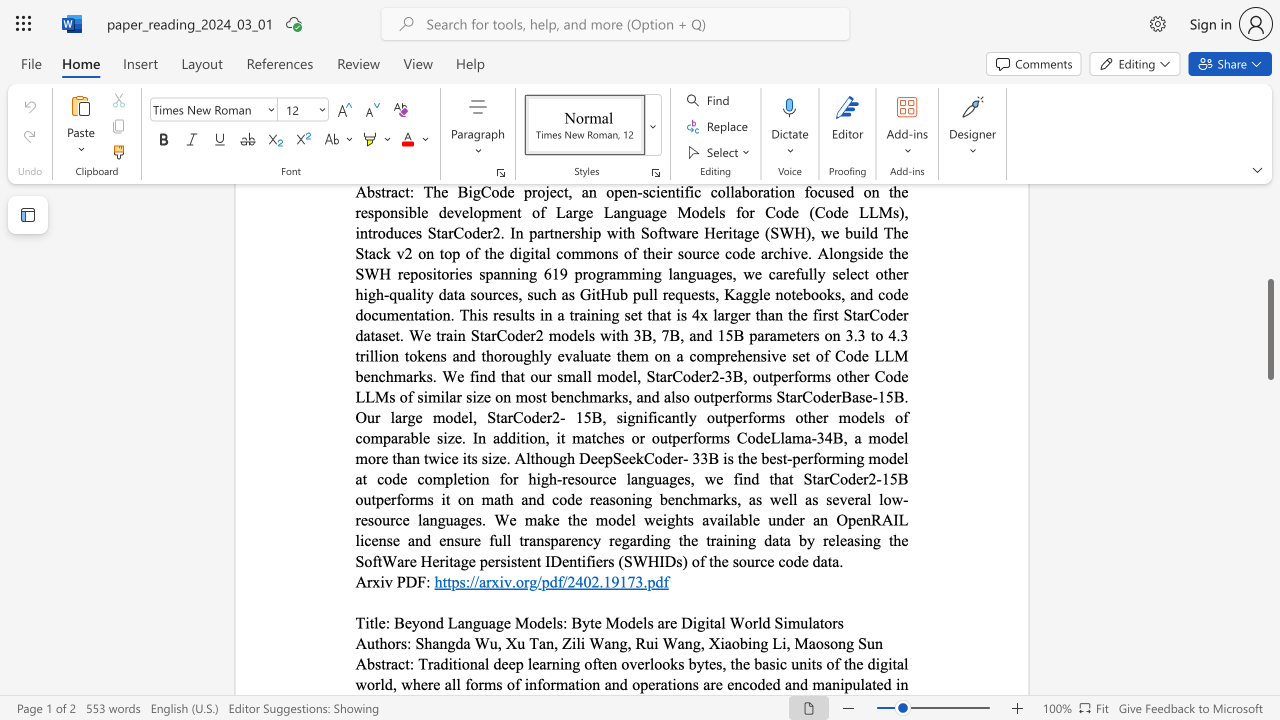 The width and height of the screenshot is (1280, 720). What do you see at coordinates (1269, 328) in the screenshot?
I see `the scrollbar and move up 270 pixels` at bounding box center [1269, 328].